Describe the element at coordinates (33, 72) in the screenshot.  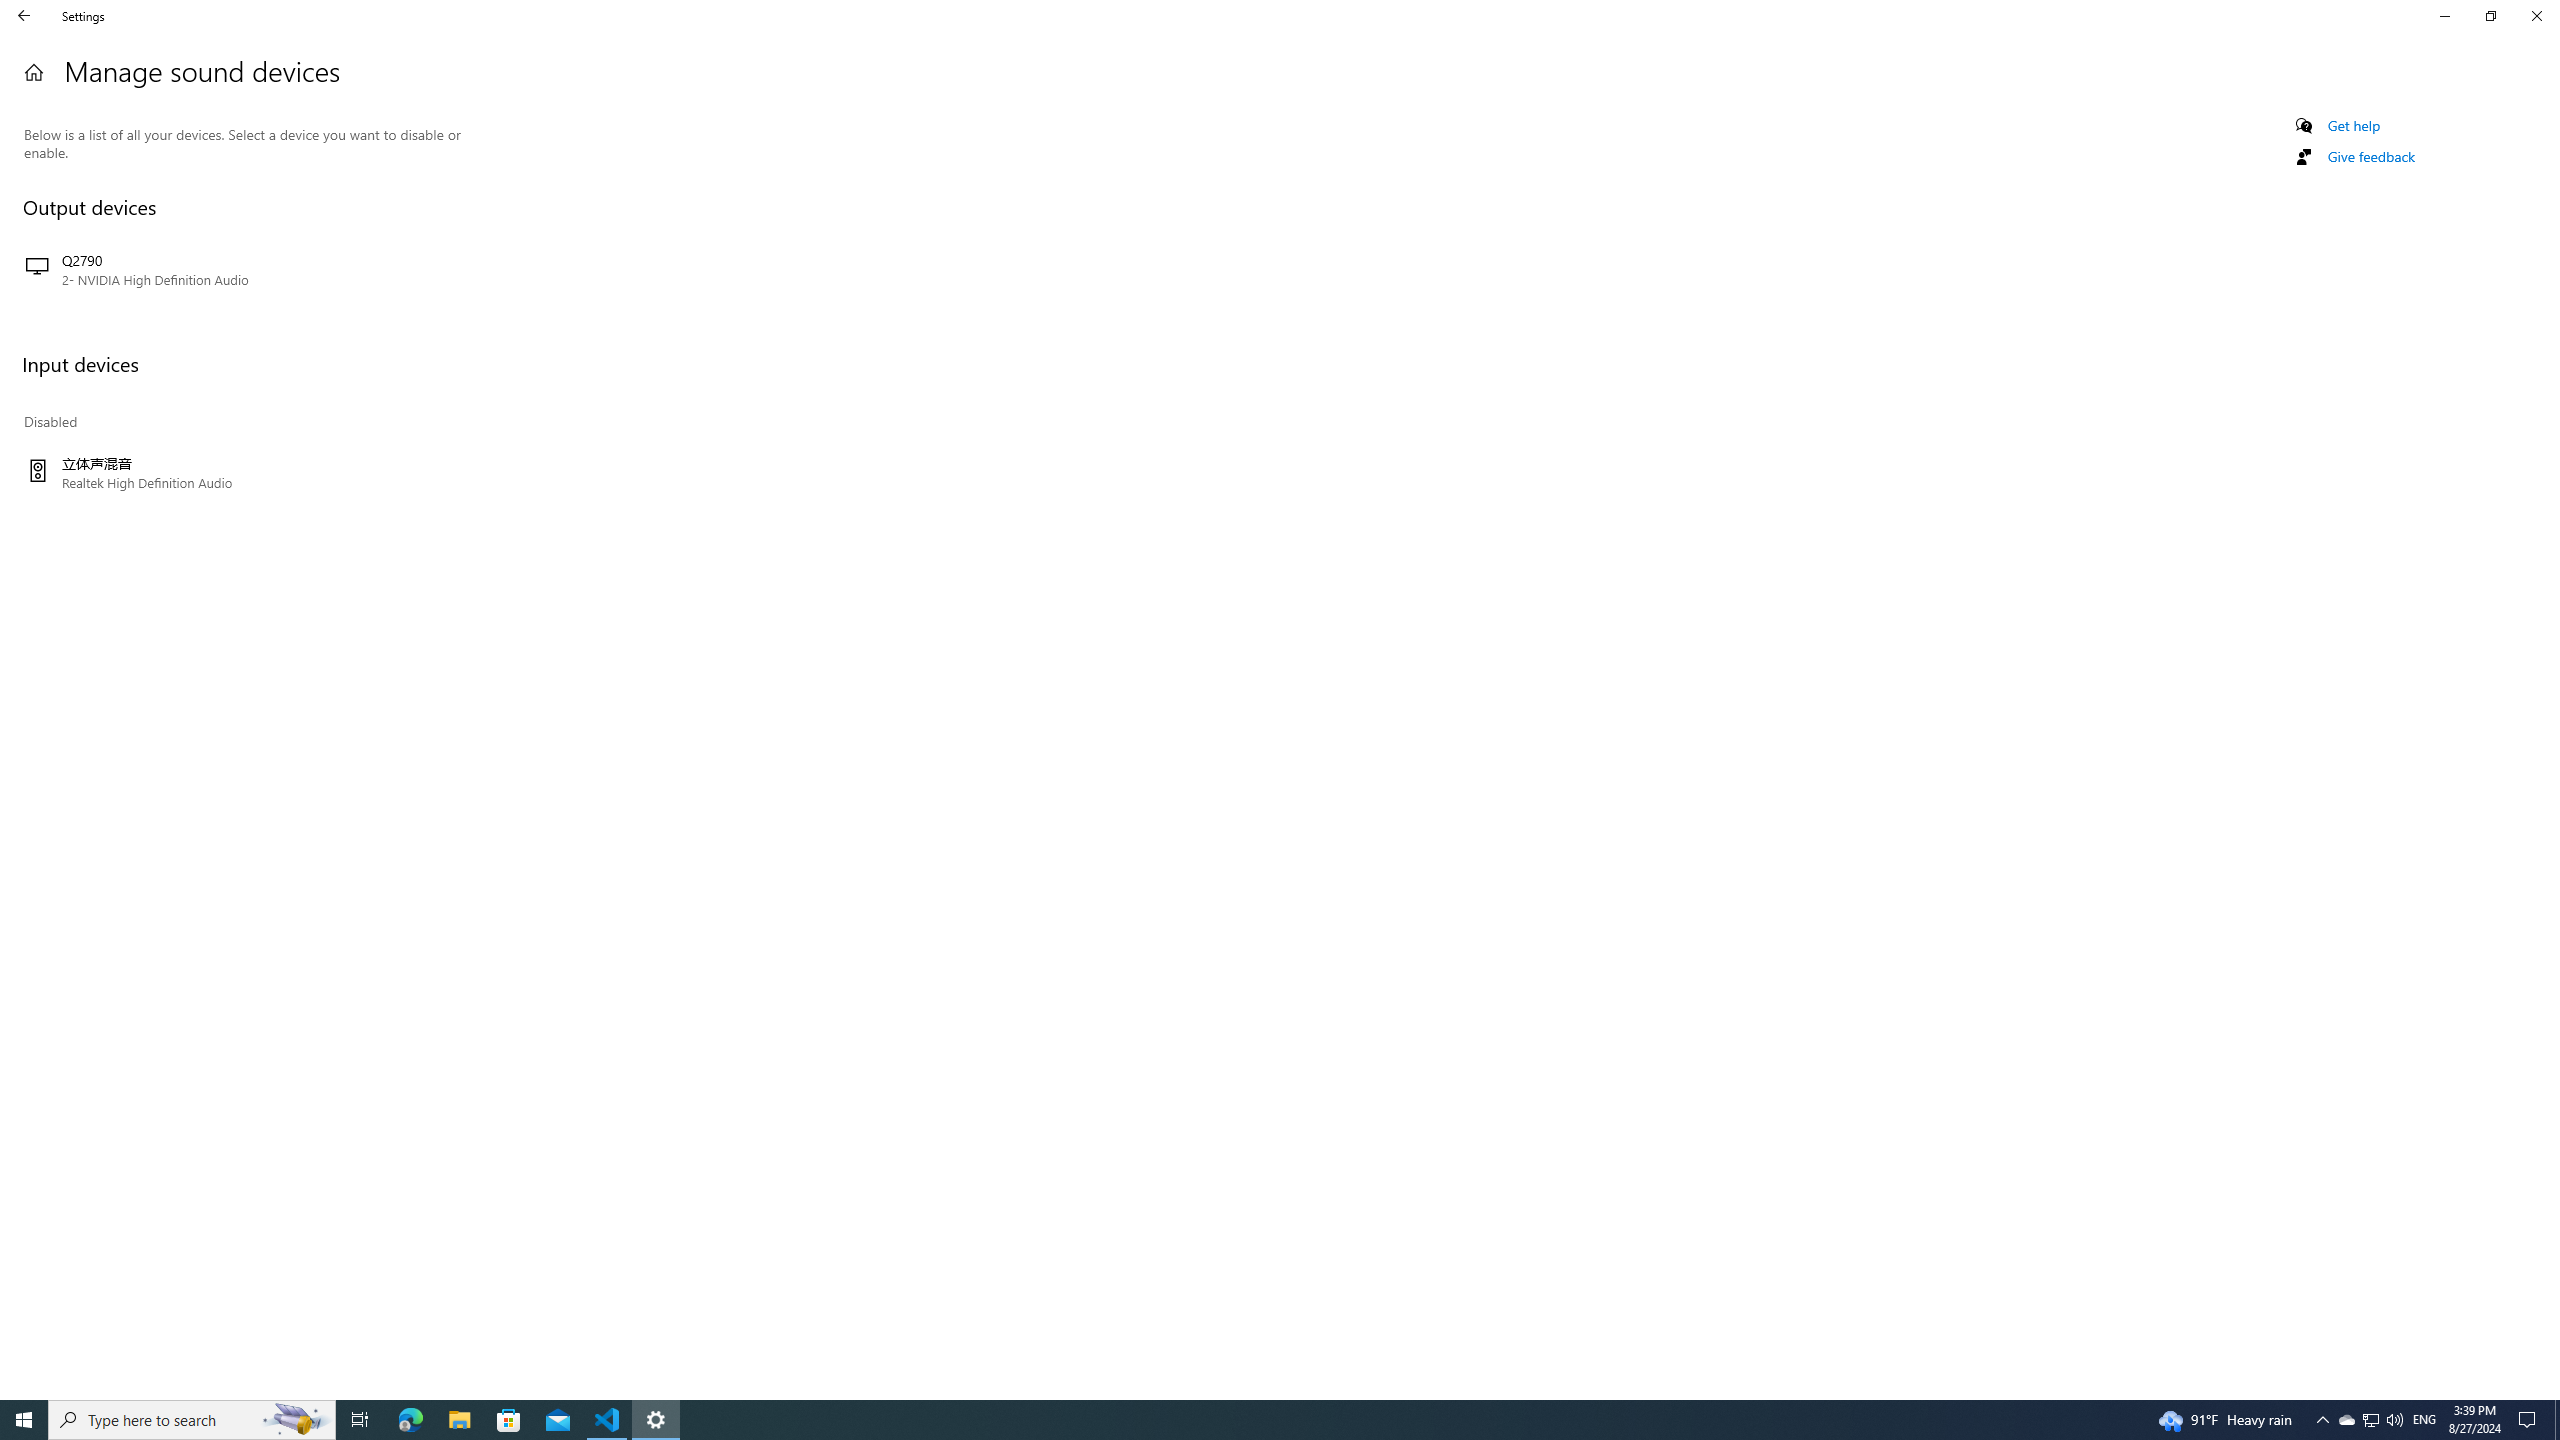
I see `'Home'` at that location.